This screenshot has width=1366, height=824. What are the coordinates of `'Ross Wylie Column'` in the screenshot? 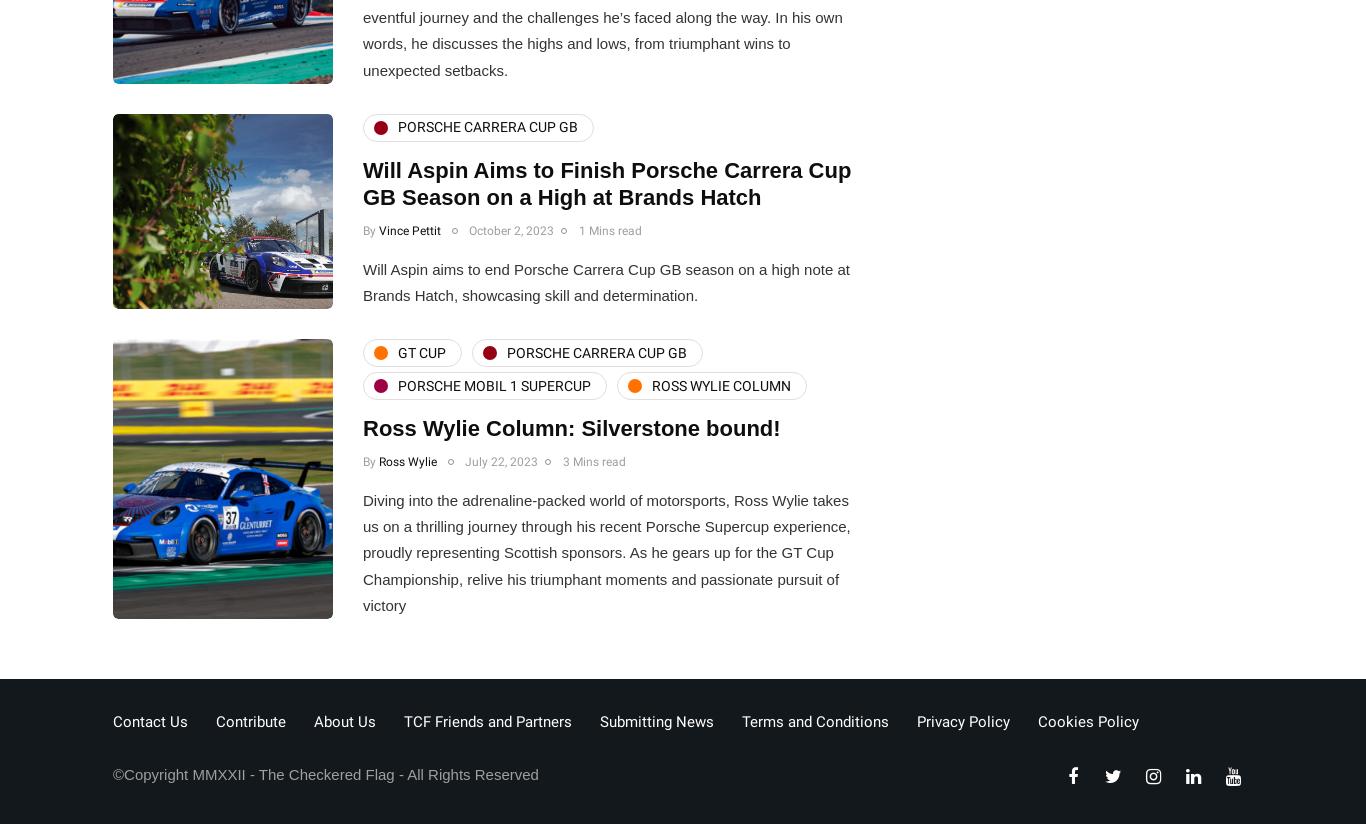 It's located at (721, 384).